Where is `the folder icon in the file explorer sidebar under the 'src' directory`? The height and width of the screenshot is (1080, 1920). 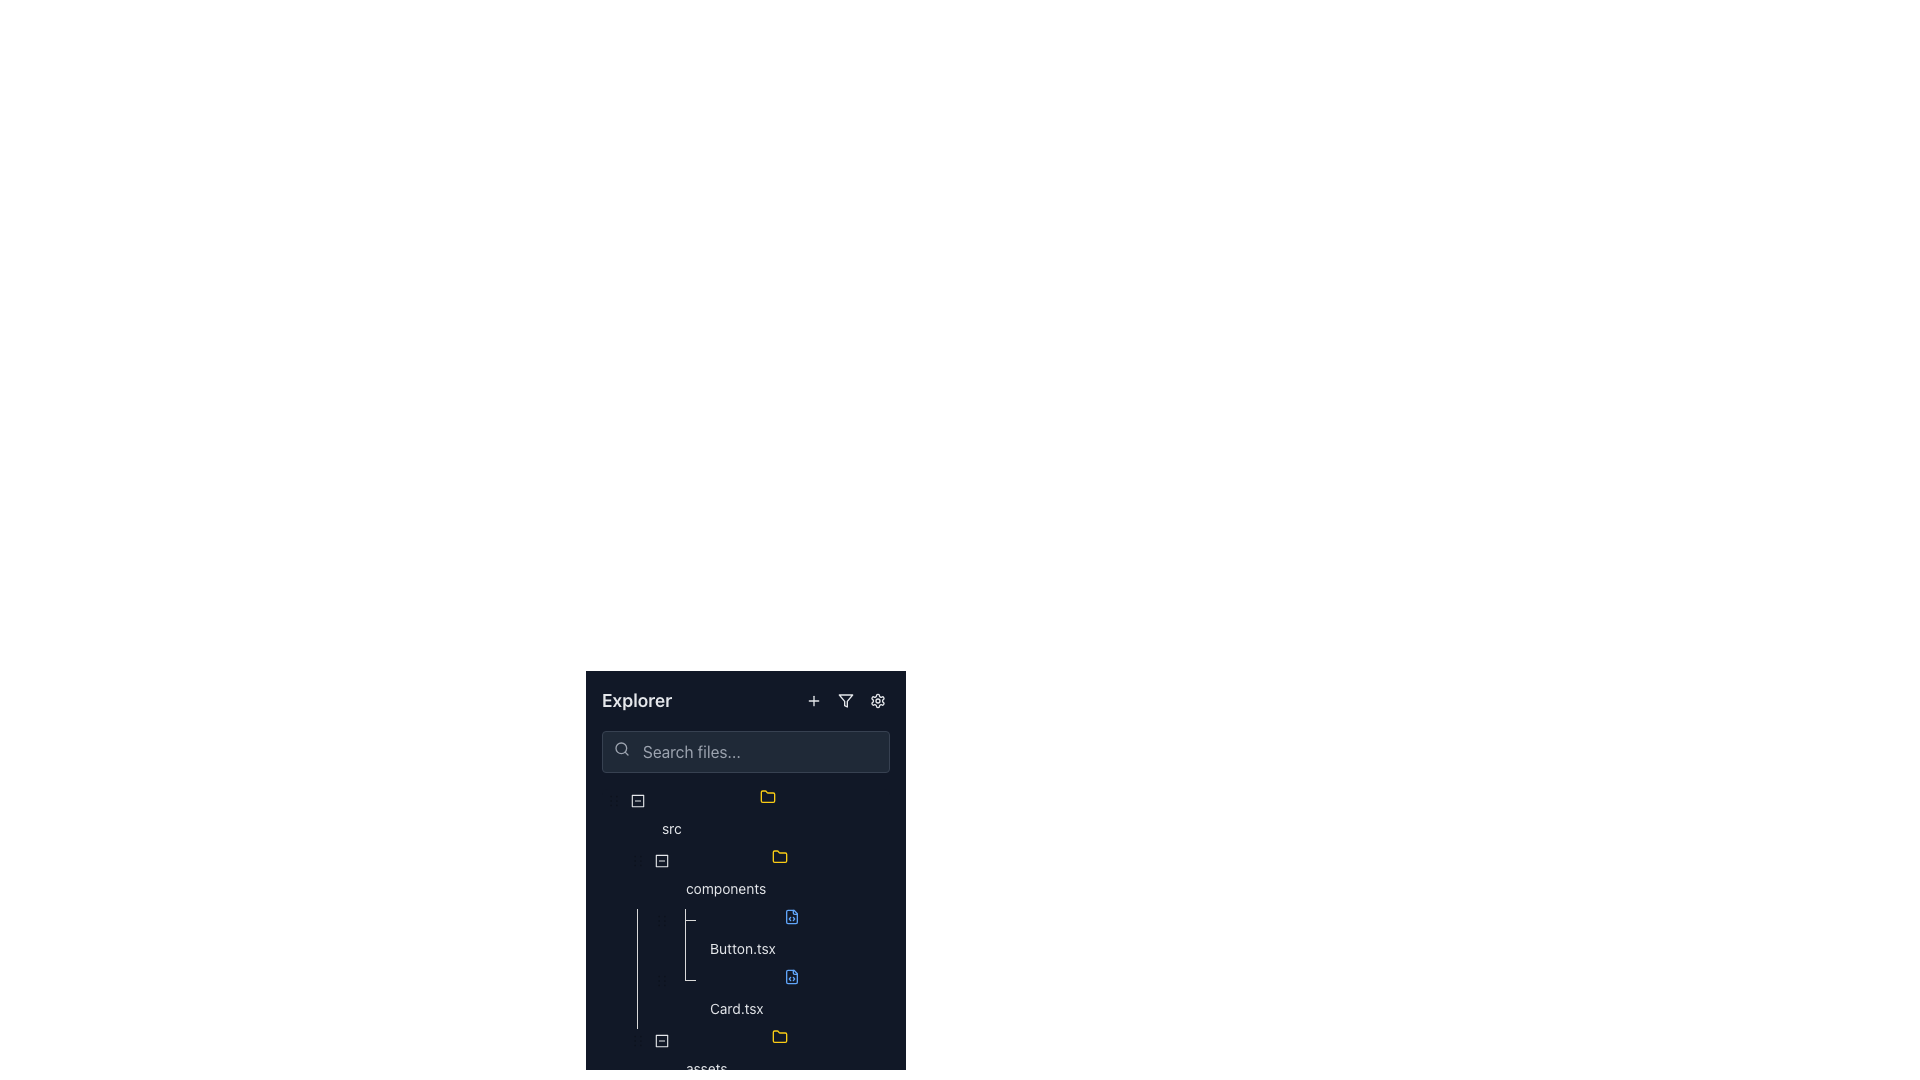 the folder icon in the file explorer sidebar under the 'src' directory is located at coordinates (778, 855).